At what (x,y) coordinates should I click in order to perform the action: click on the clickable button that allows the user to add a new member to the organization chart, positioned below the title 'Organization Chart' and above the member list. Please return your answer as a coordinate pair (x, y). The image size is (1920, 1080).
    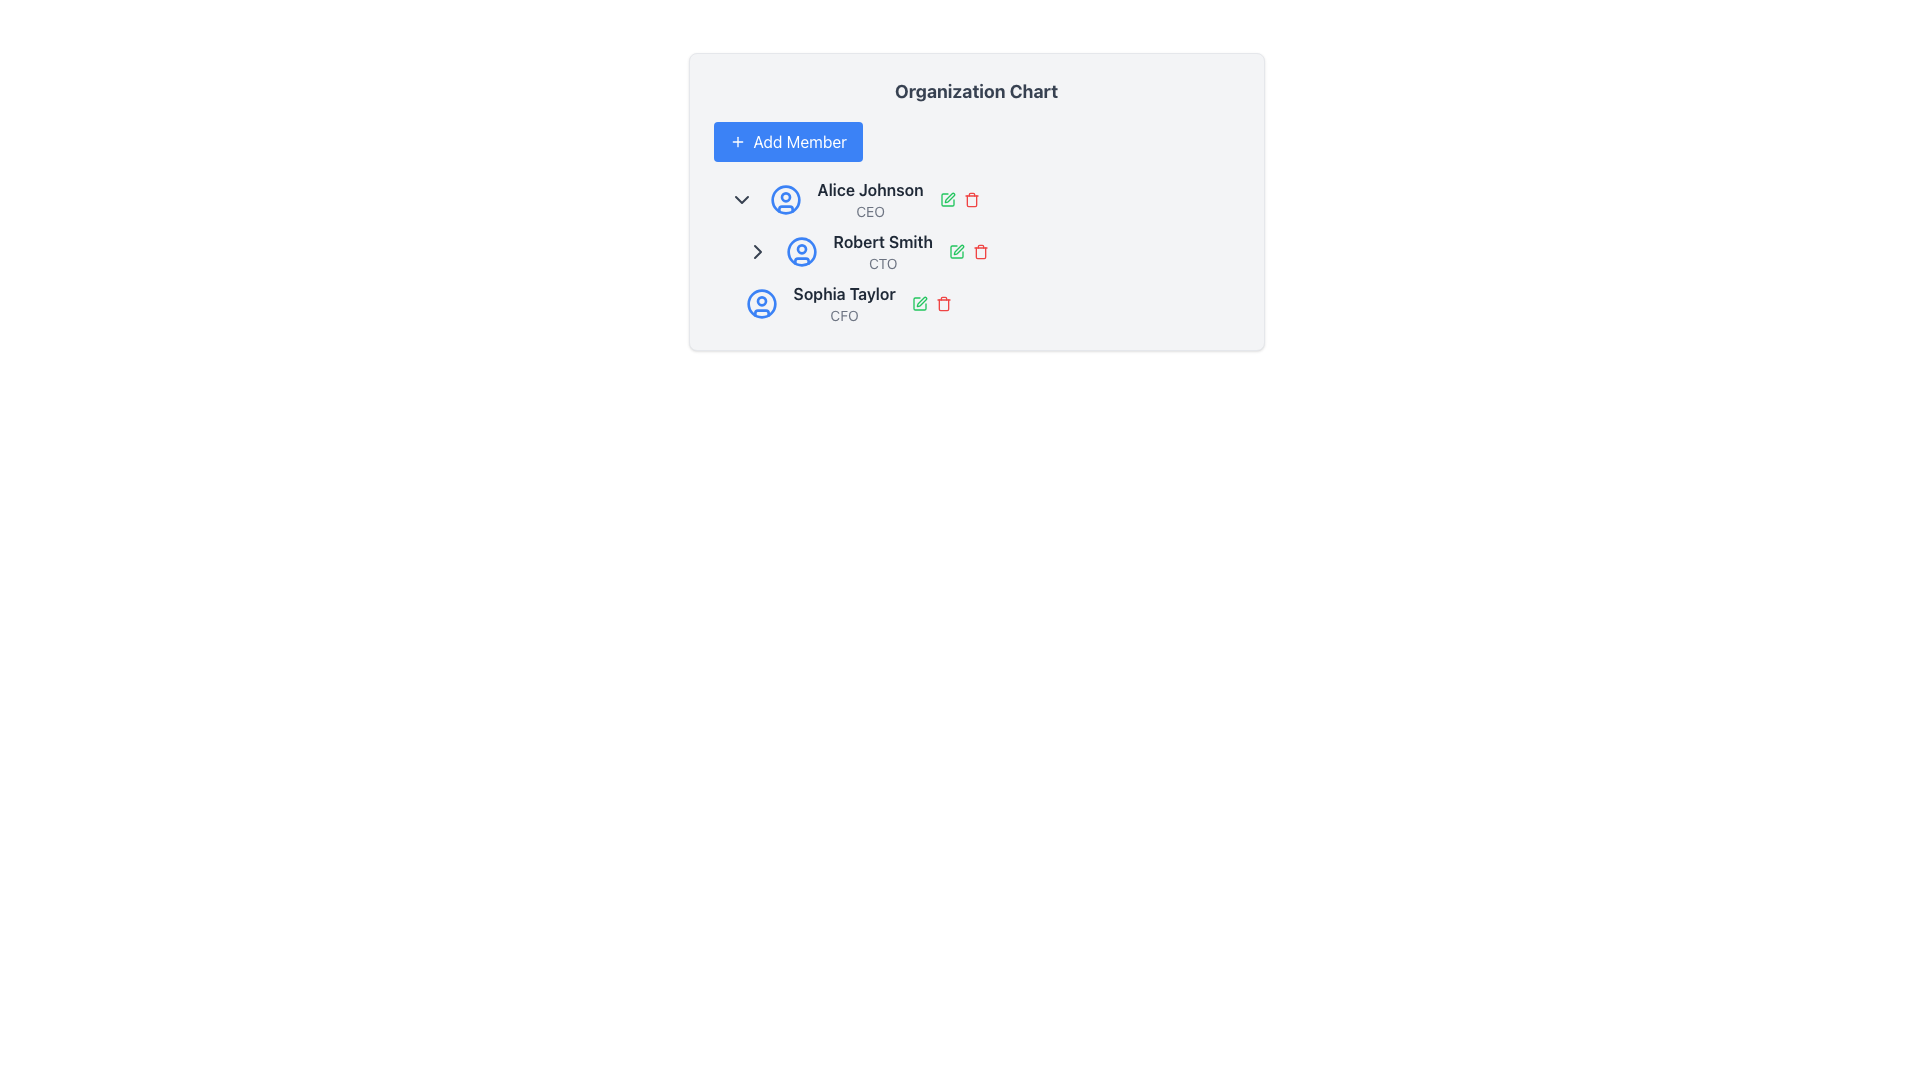
    Looking at the image, I should click on (787, 141).